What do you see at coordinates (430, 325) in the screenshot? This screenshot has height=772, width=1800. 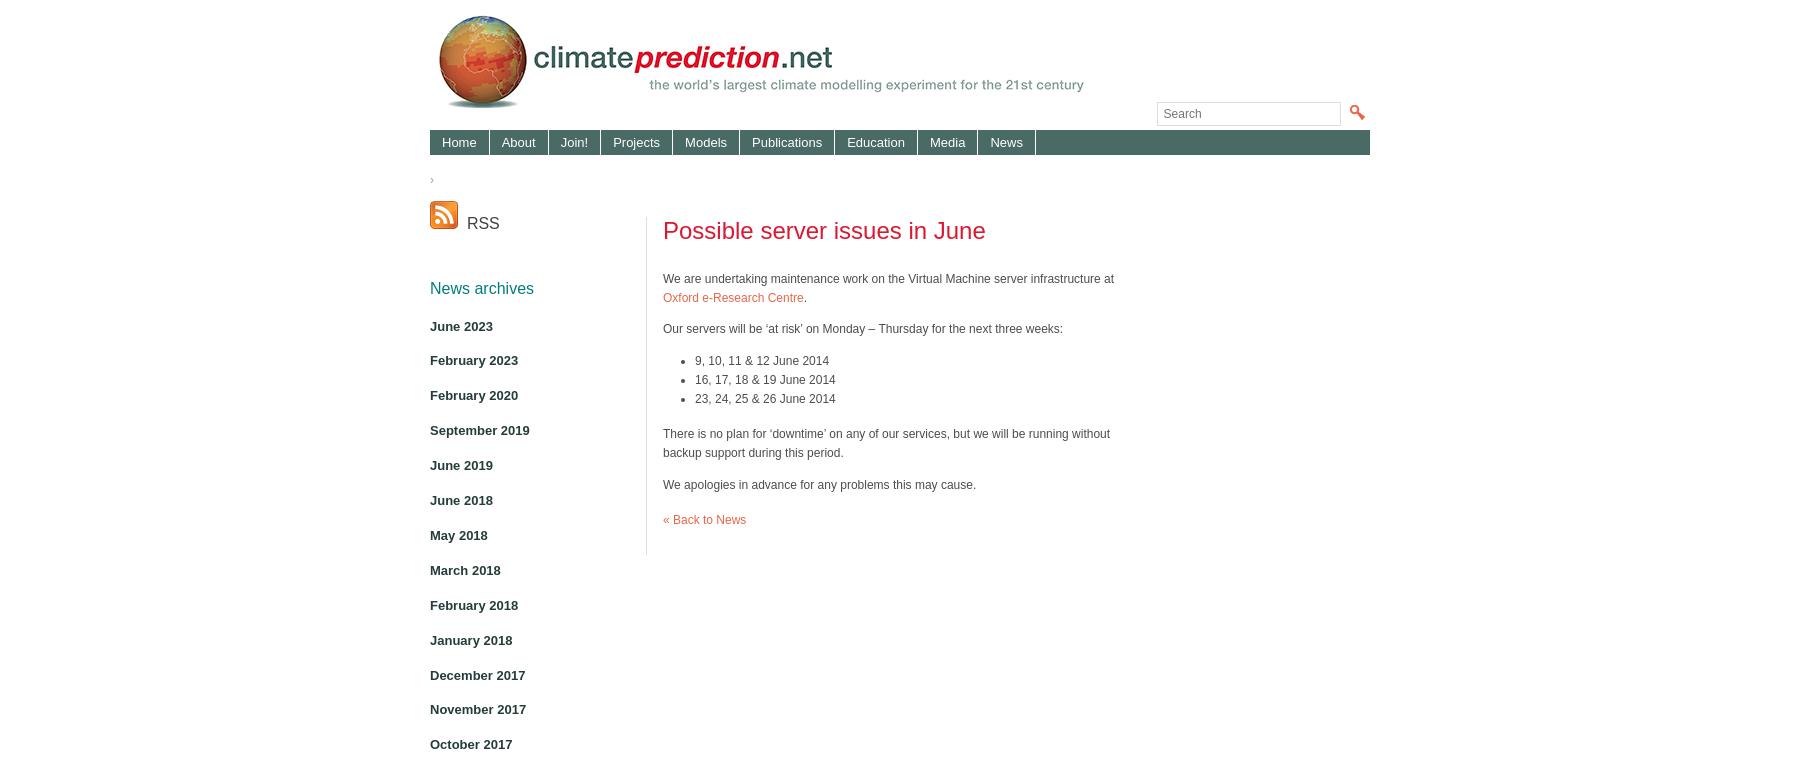 I see `'June 2023'` at bounding box center [430, 325].